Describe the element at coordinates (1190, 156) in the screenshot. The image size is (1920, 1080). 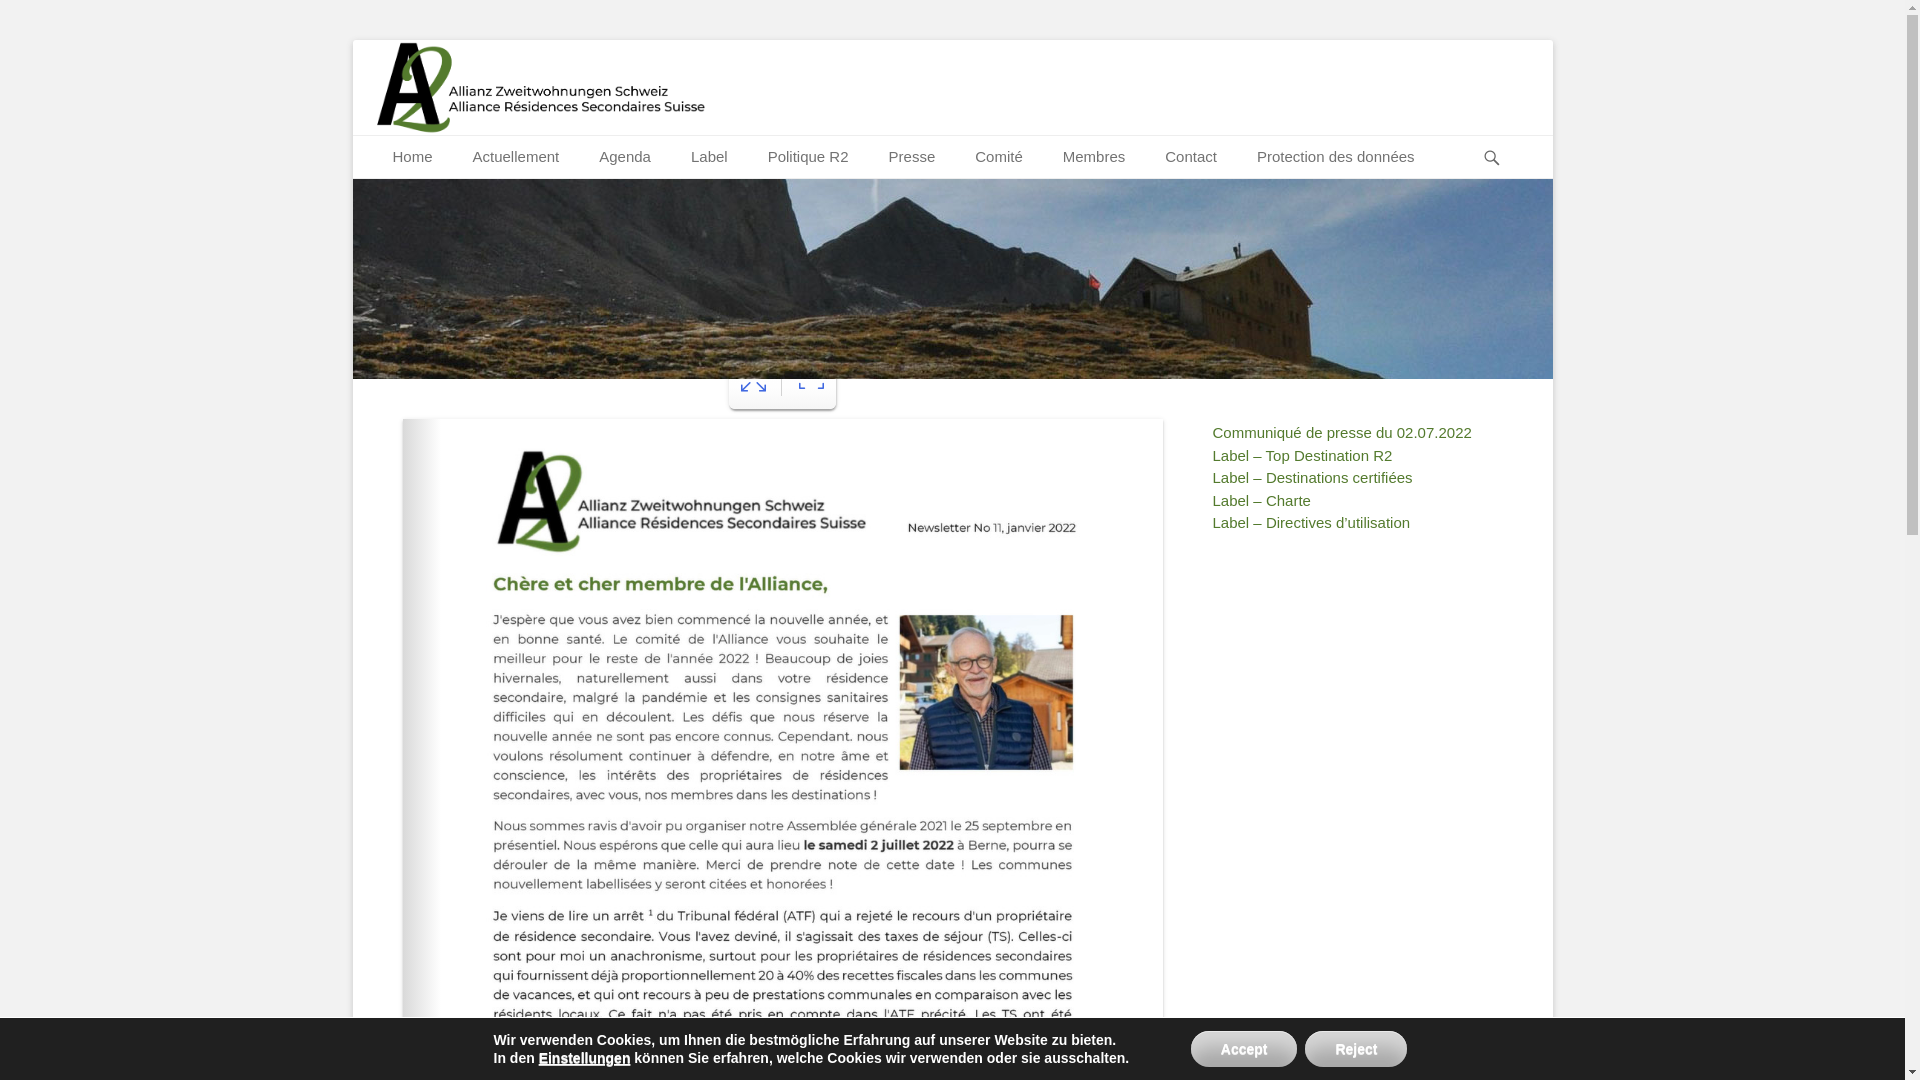
I see `'Contact'` at that location.